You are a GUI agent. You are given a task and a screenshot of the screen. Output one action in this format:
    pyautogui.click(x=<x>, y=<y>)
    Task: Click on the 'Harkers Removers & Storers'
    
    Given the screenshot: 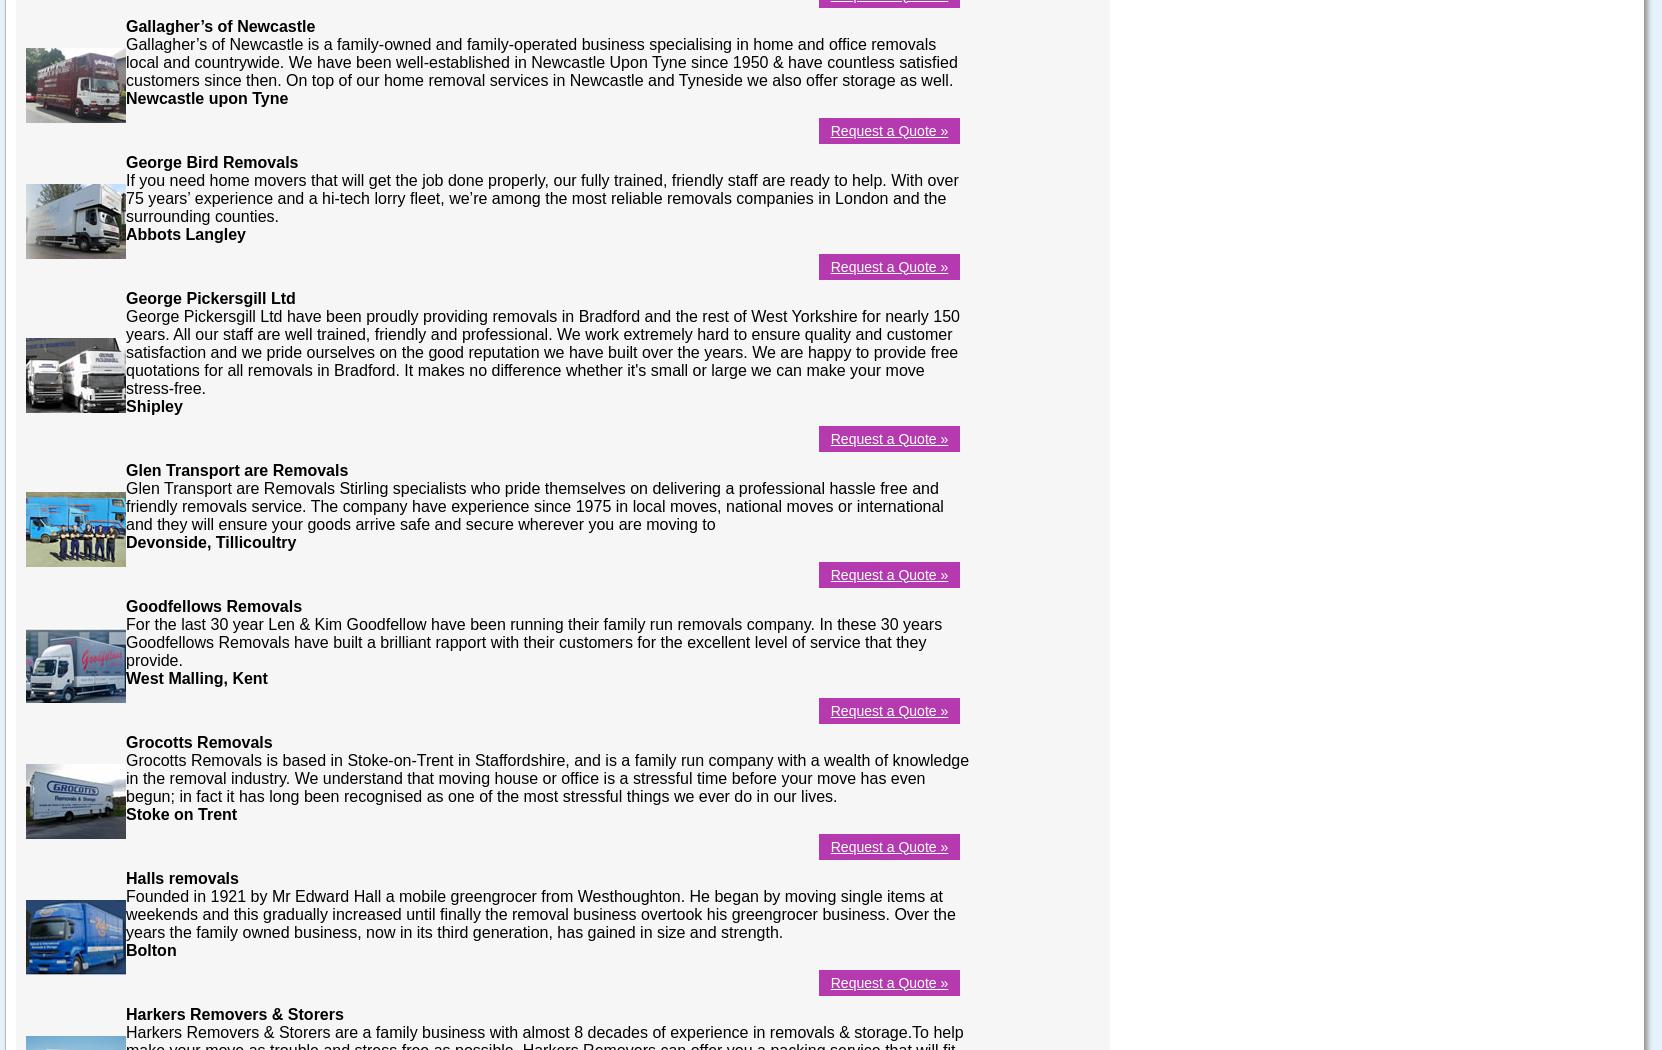 What is the action you would take?
    pyautogui.click(x=233, y=1012)
    